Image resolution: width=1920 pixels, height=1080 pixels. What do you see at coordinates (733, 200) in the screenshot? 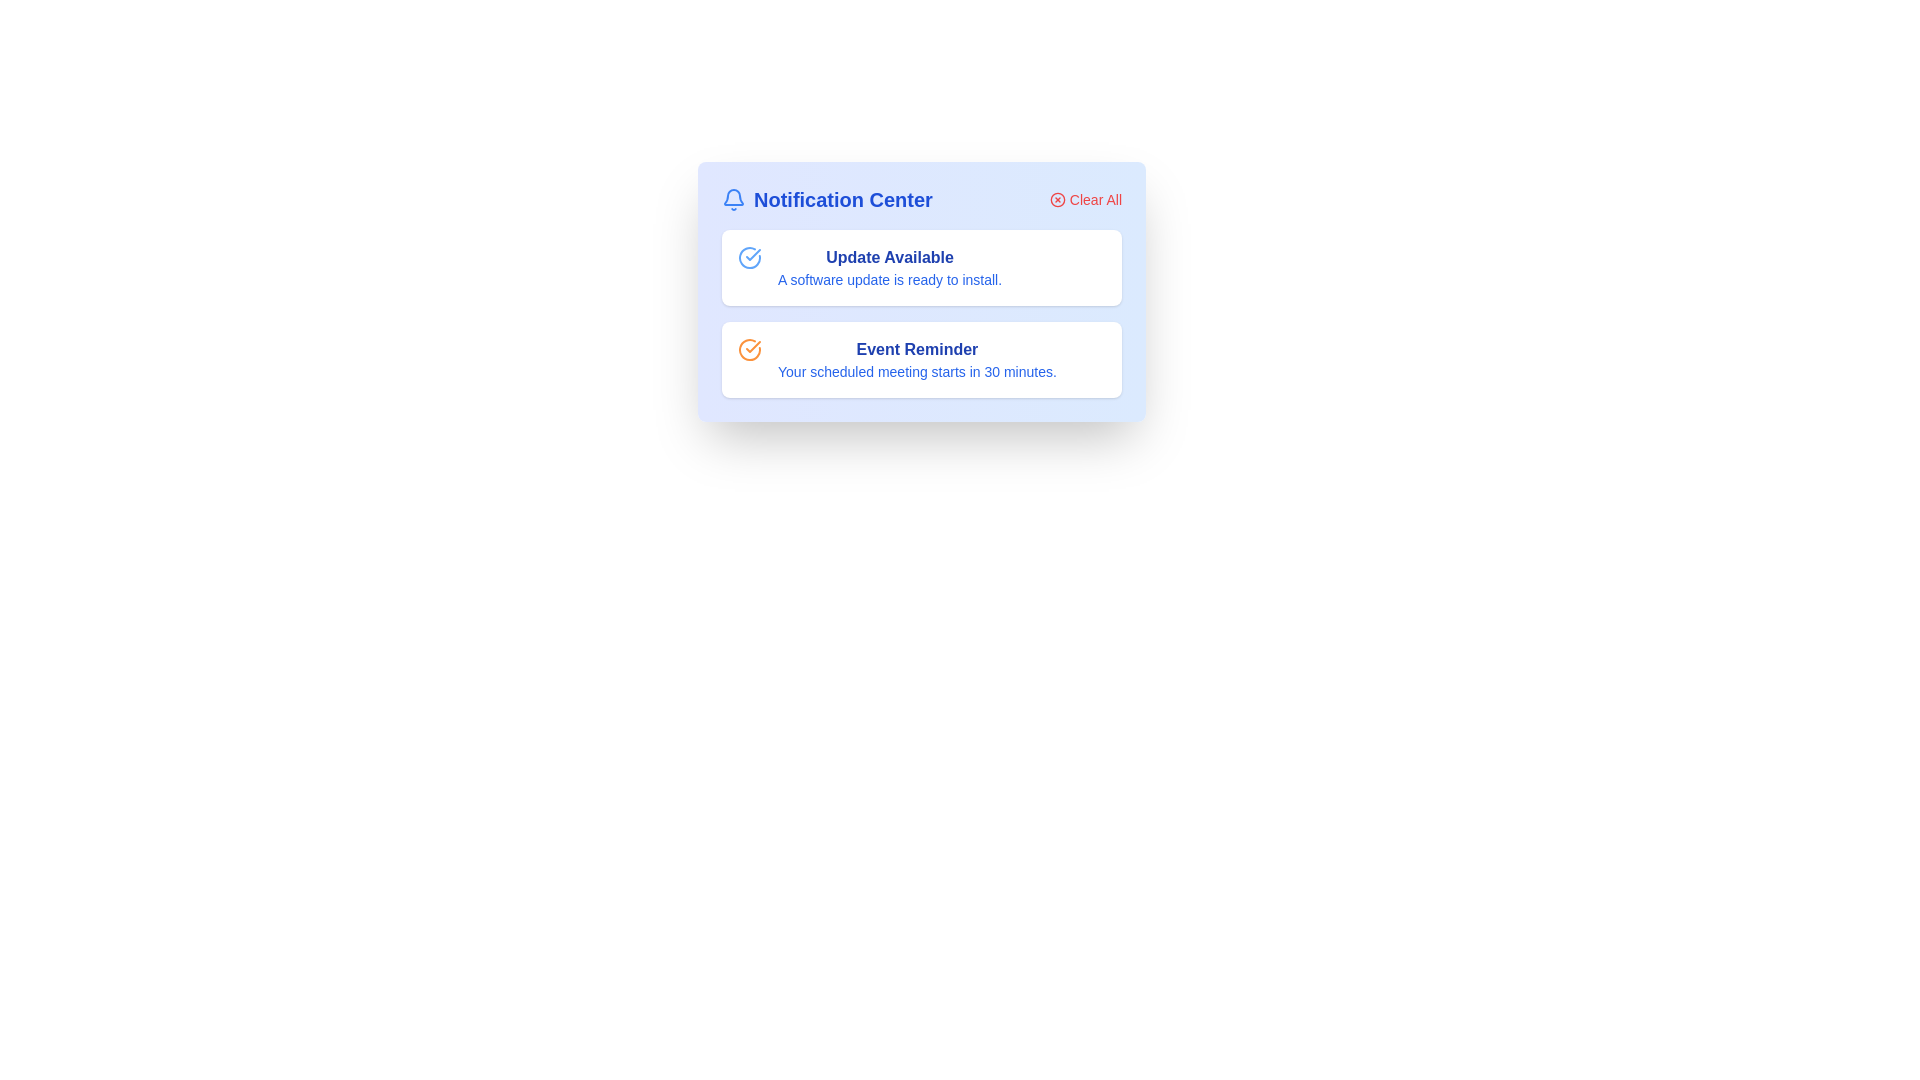
I see `the notification icon located to the immediate left of the 'Notification Center' title in the header area, to gather information about its visual representation and functionality` at bounding box center [733, 200].